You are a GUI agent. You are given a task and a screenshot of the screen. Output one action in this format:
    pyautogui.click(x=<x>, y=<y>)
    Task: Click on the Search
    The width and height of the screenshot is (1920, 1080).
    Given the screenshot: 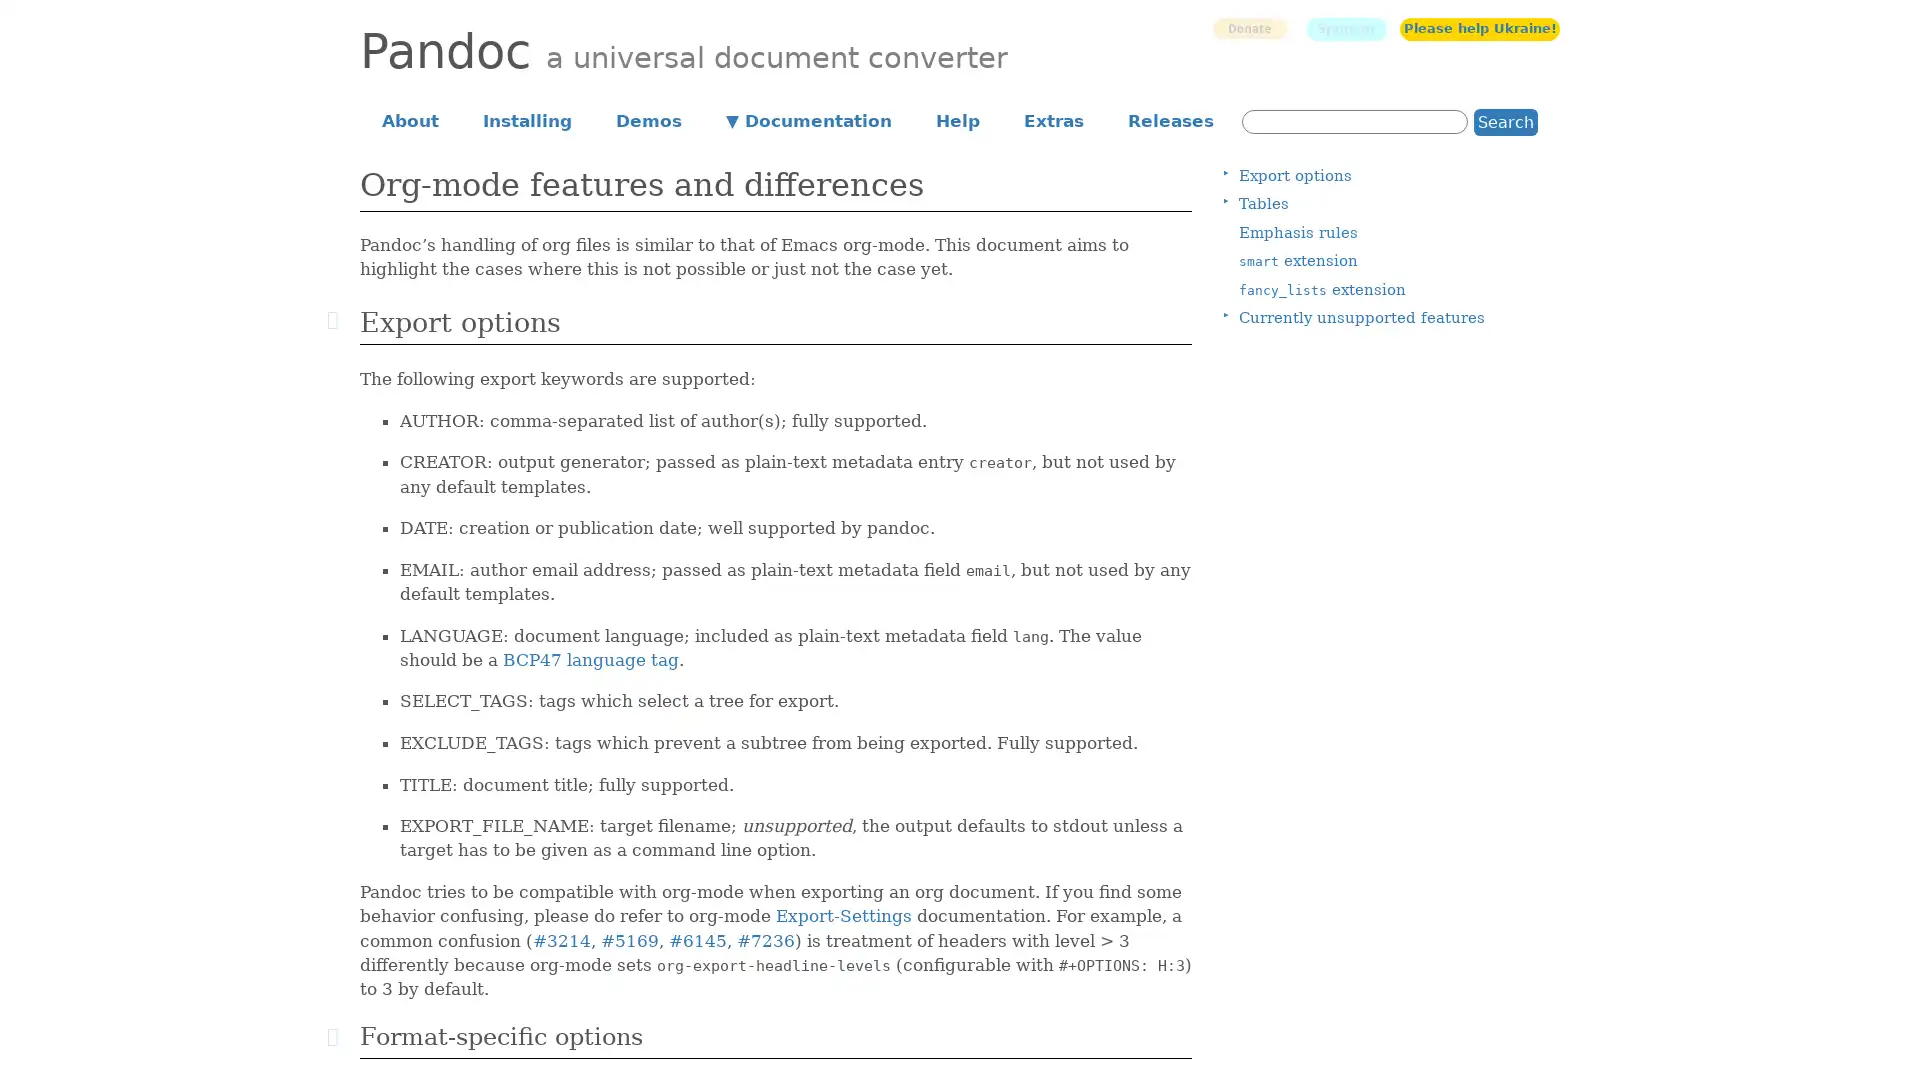 What is the action you would take?
    pyautogui.click(x=1506, y=121)
    